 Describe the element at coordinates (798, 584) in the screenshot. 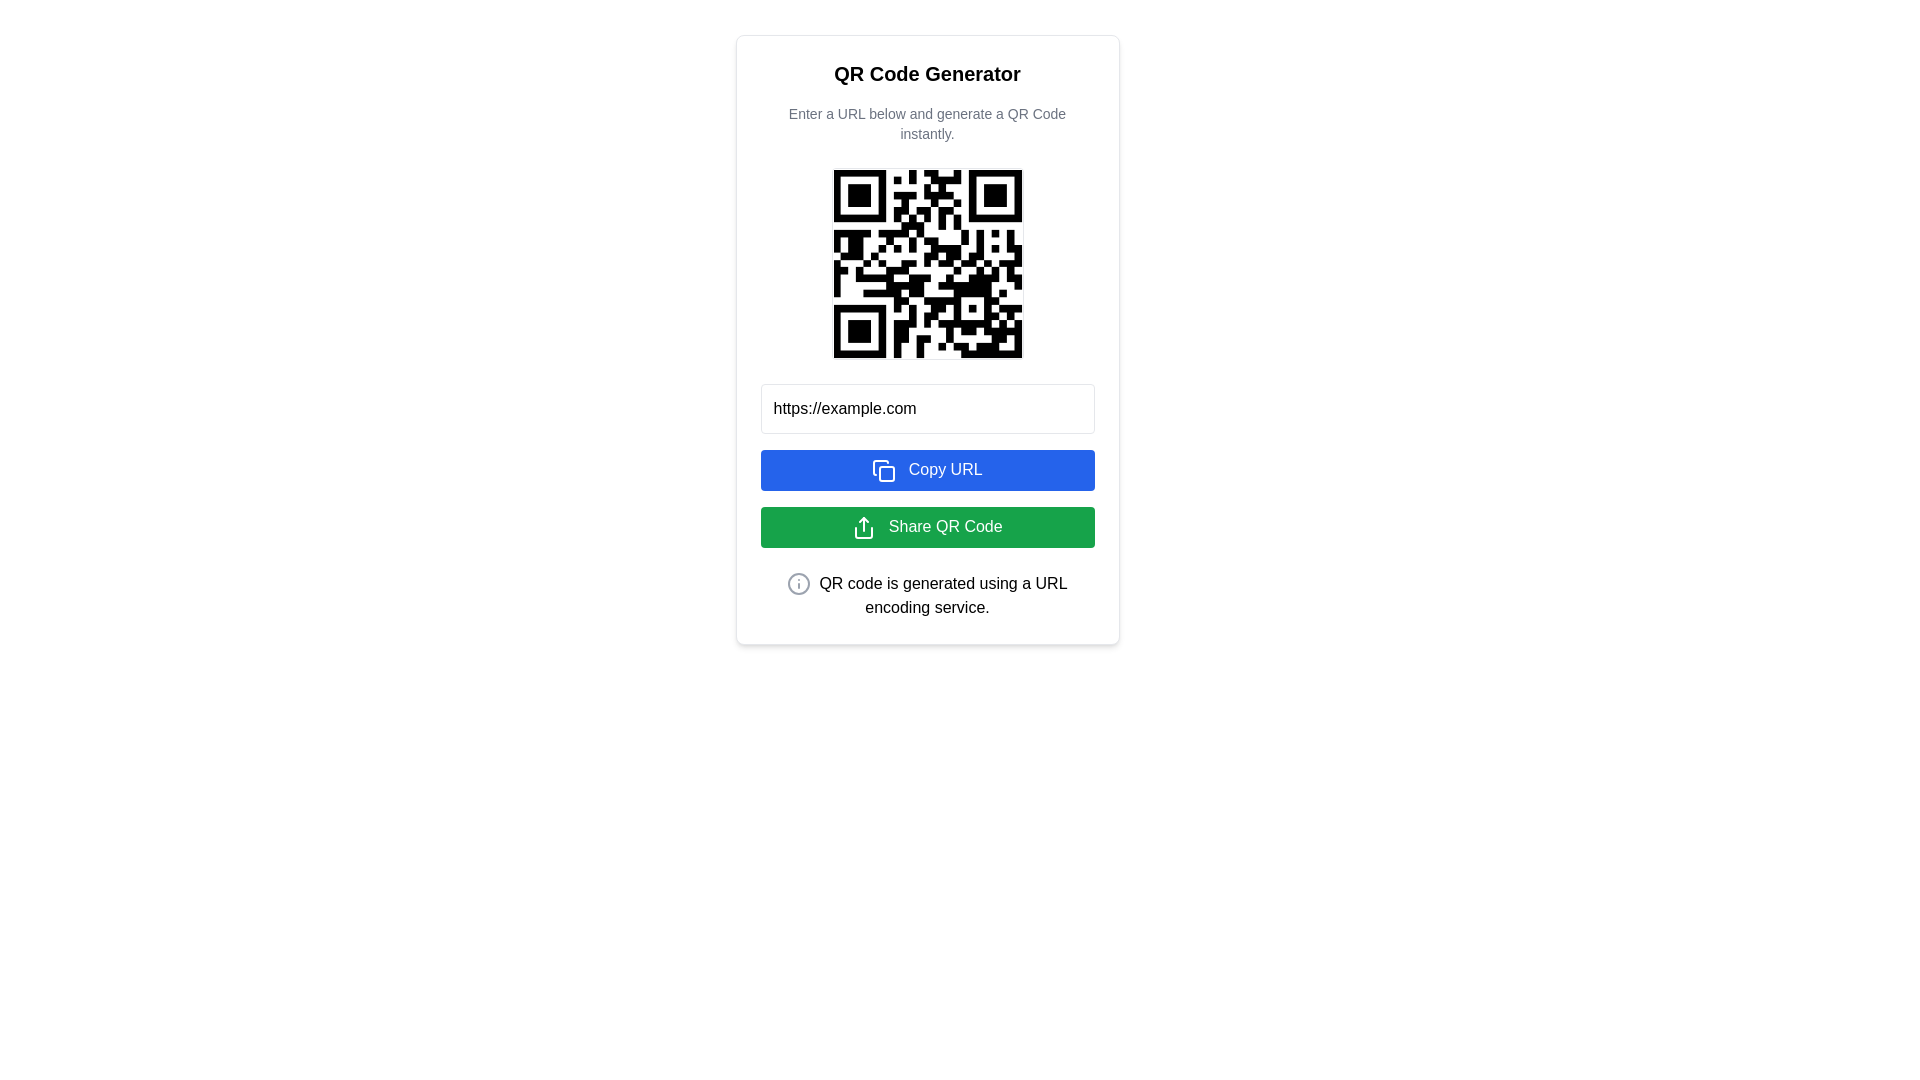

I see `the icon located at the bottom of the card, positioned to the left of the text stating 'QR code is generated using a URL encoding service.'` at that location.